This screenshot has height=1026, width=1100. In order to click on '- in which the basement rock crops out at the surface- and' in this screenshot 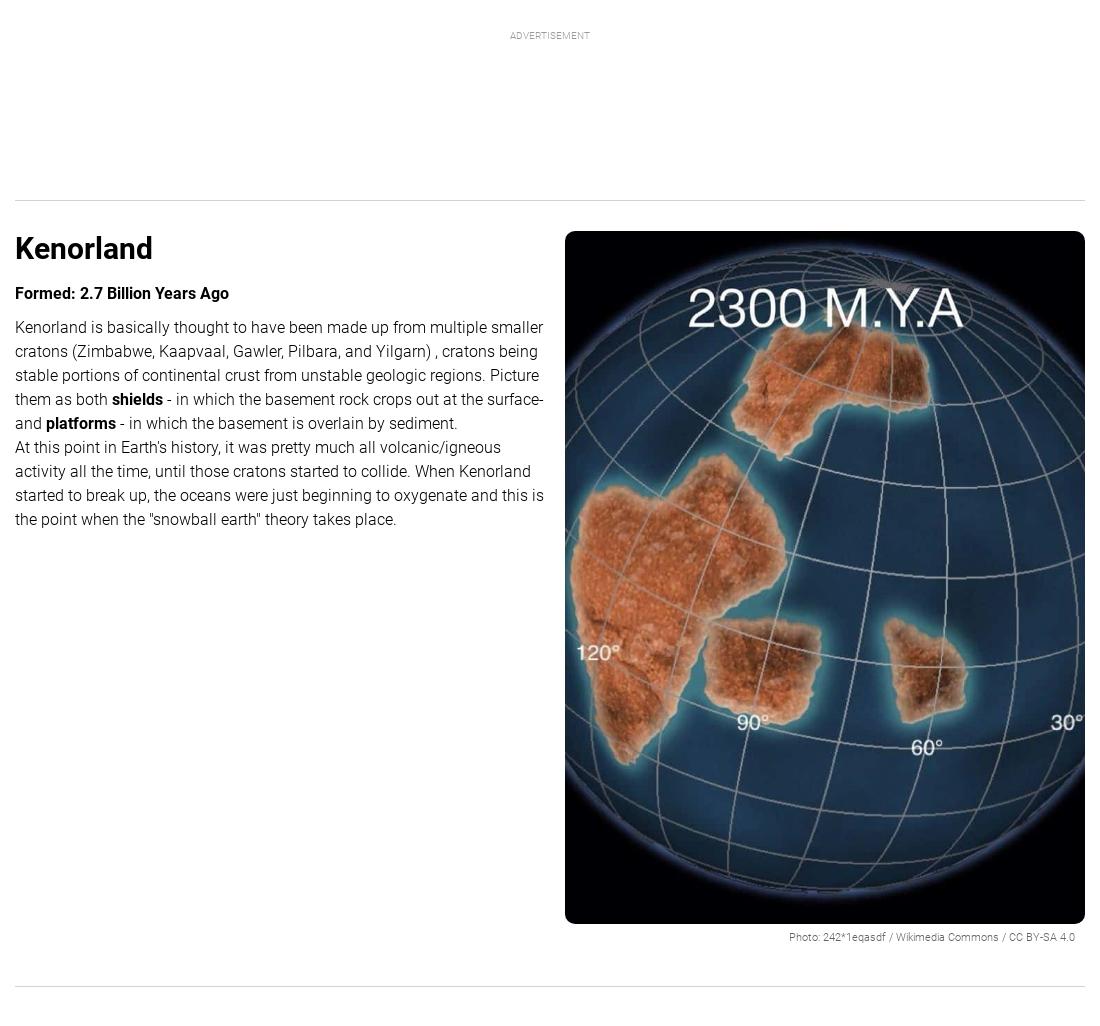, I will do `click(278, 409)`.